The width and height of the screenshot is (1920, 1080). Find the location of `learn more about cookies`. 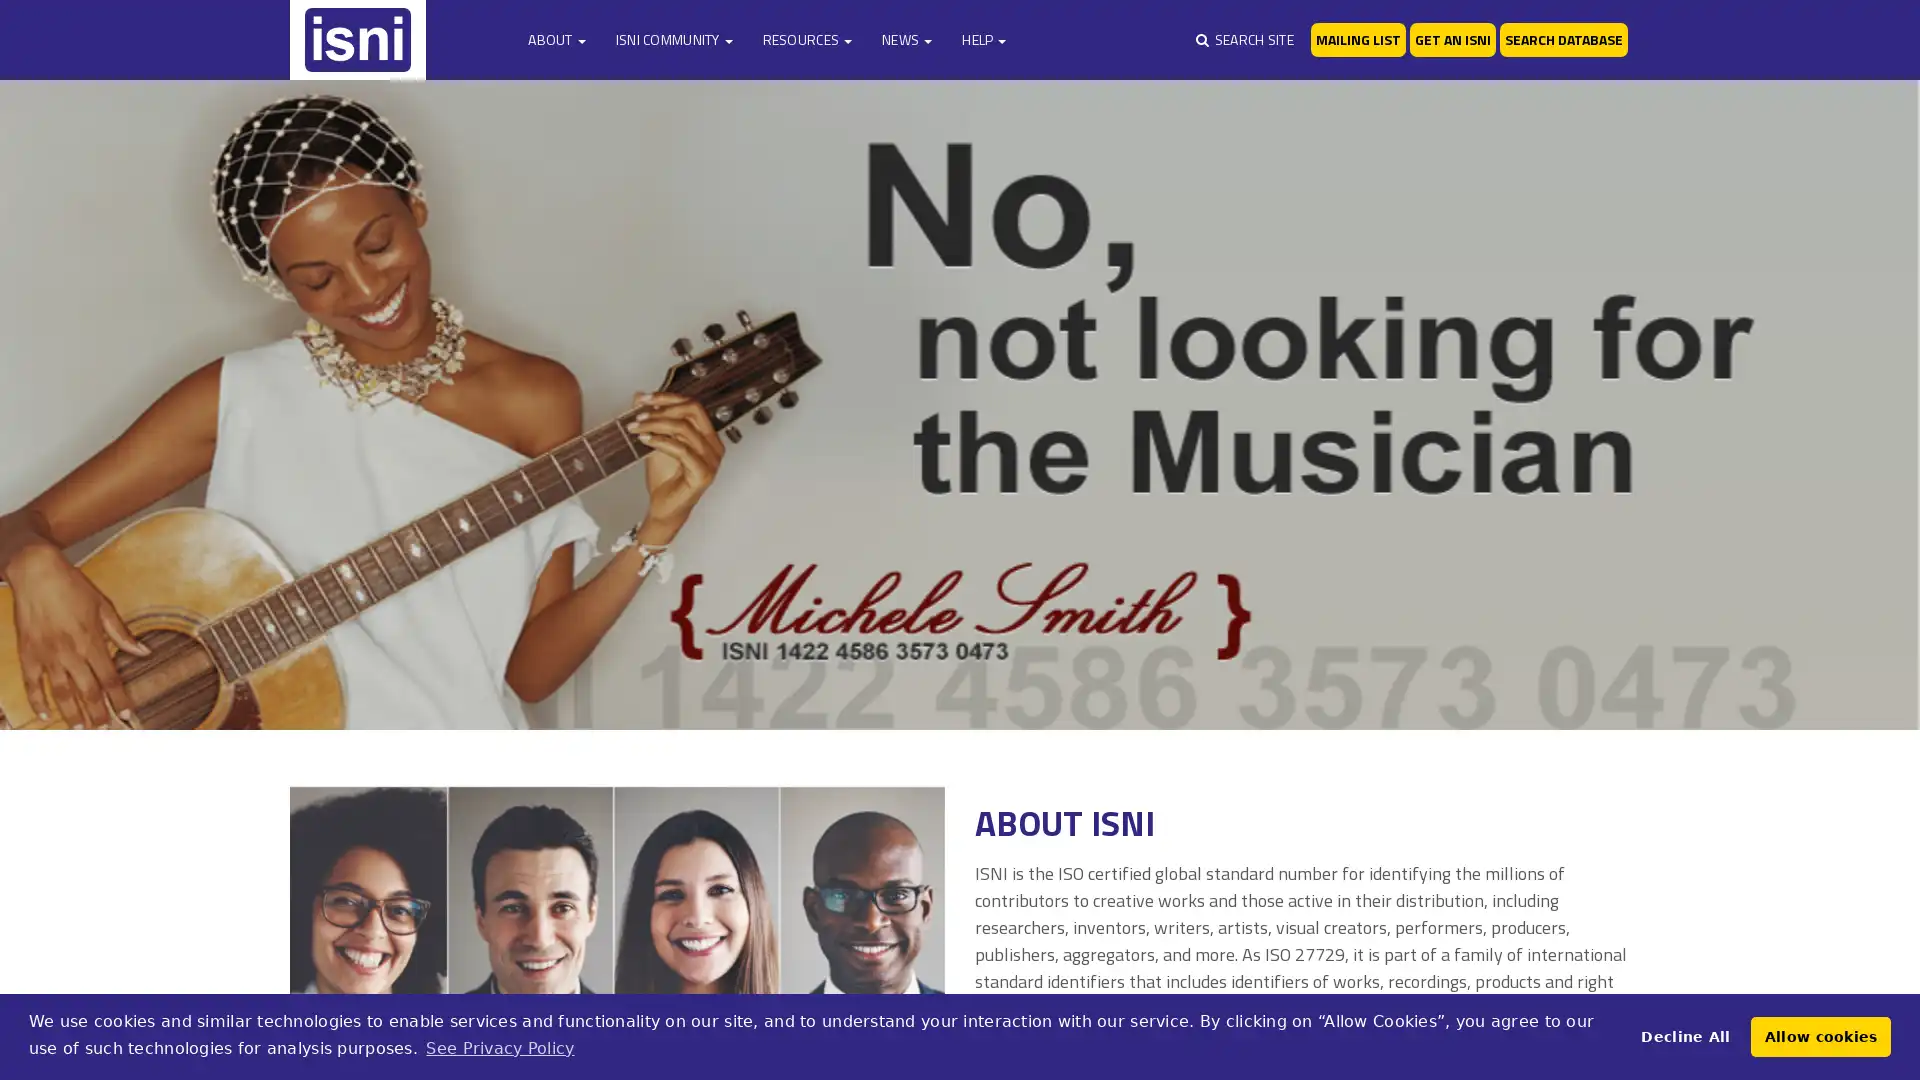

learn more about cookies is located at coordinates (499, 1047).